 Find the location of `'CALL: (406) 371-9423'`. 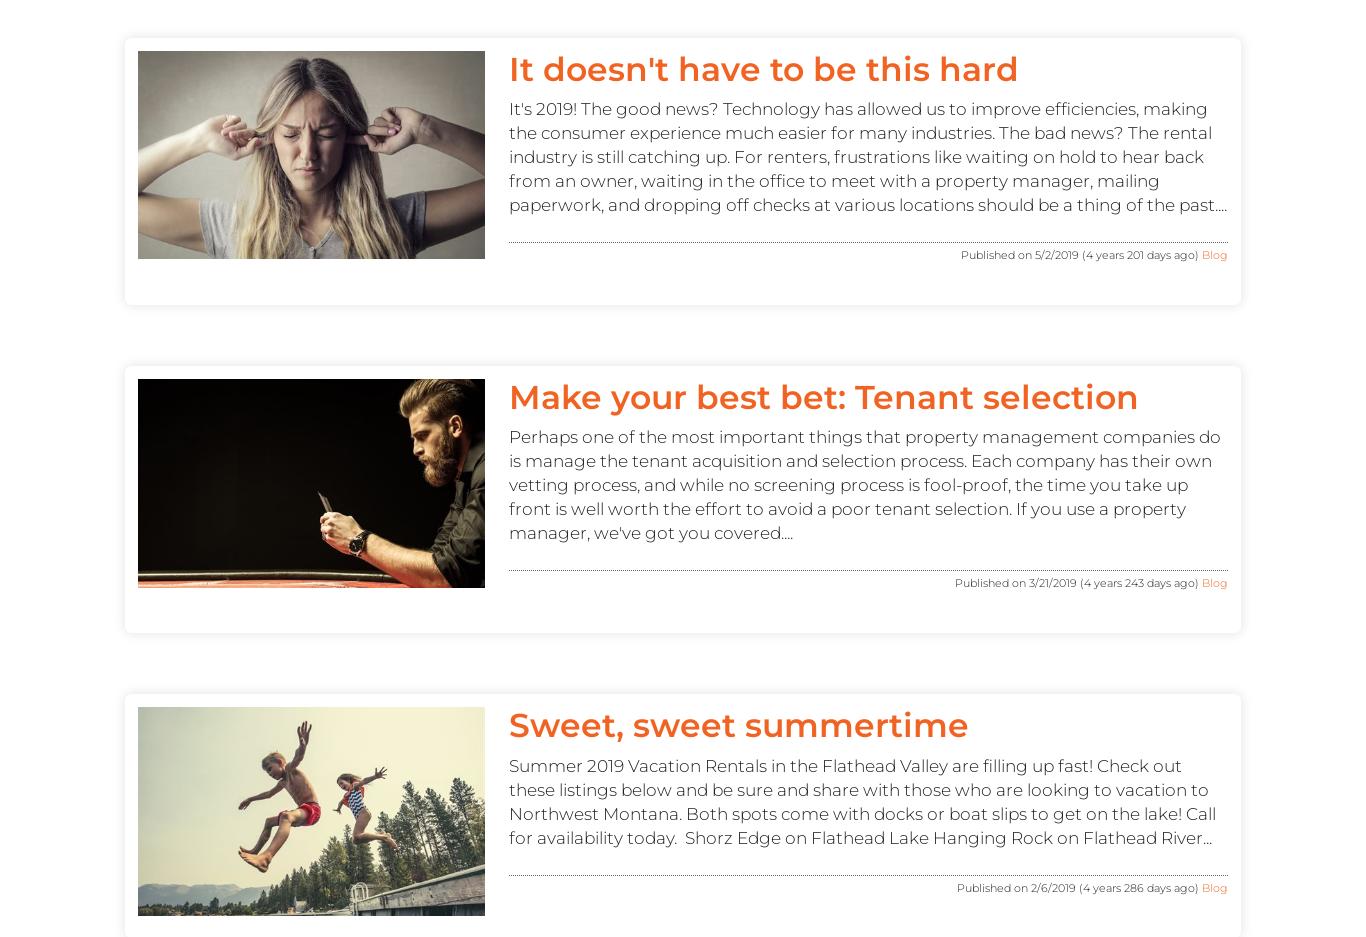

'CALL: (406) 371-9423' is located at coordinates (208, 187).